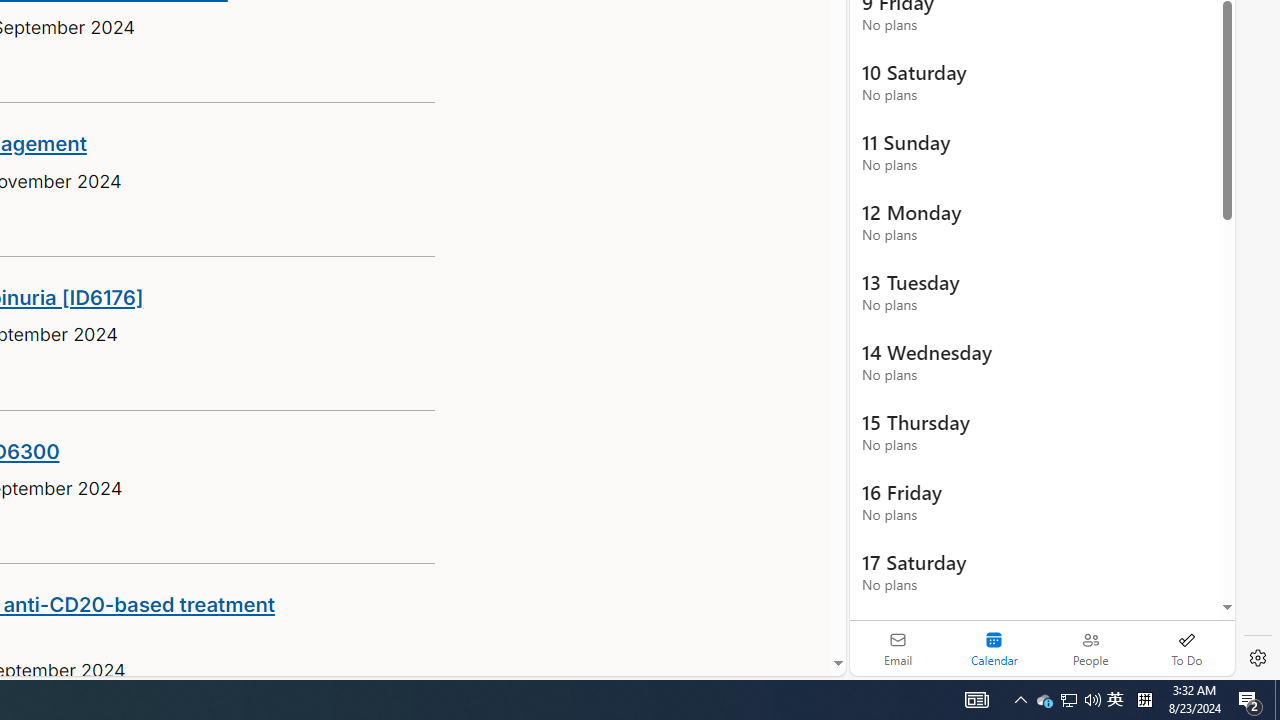  Describe the element at coordinates (897, 648) in the screenshot. I see `'Email'` at that location.